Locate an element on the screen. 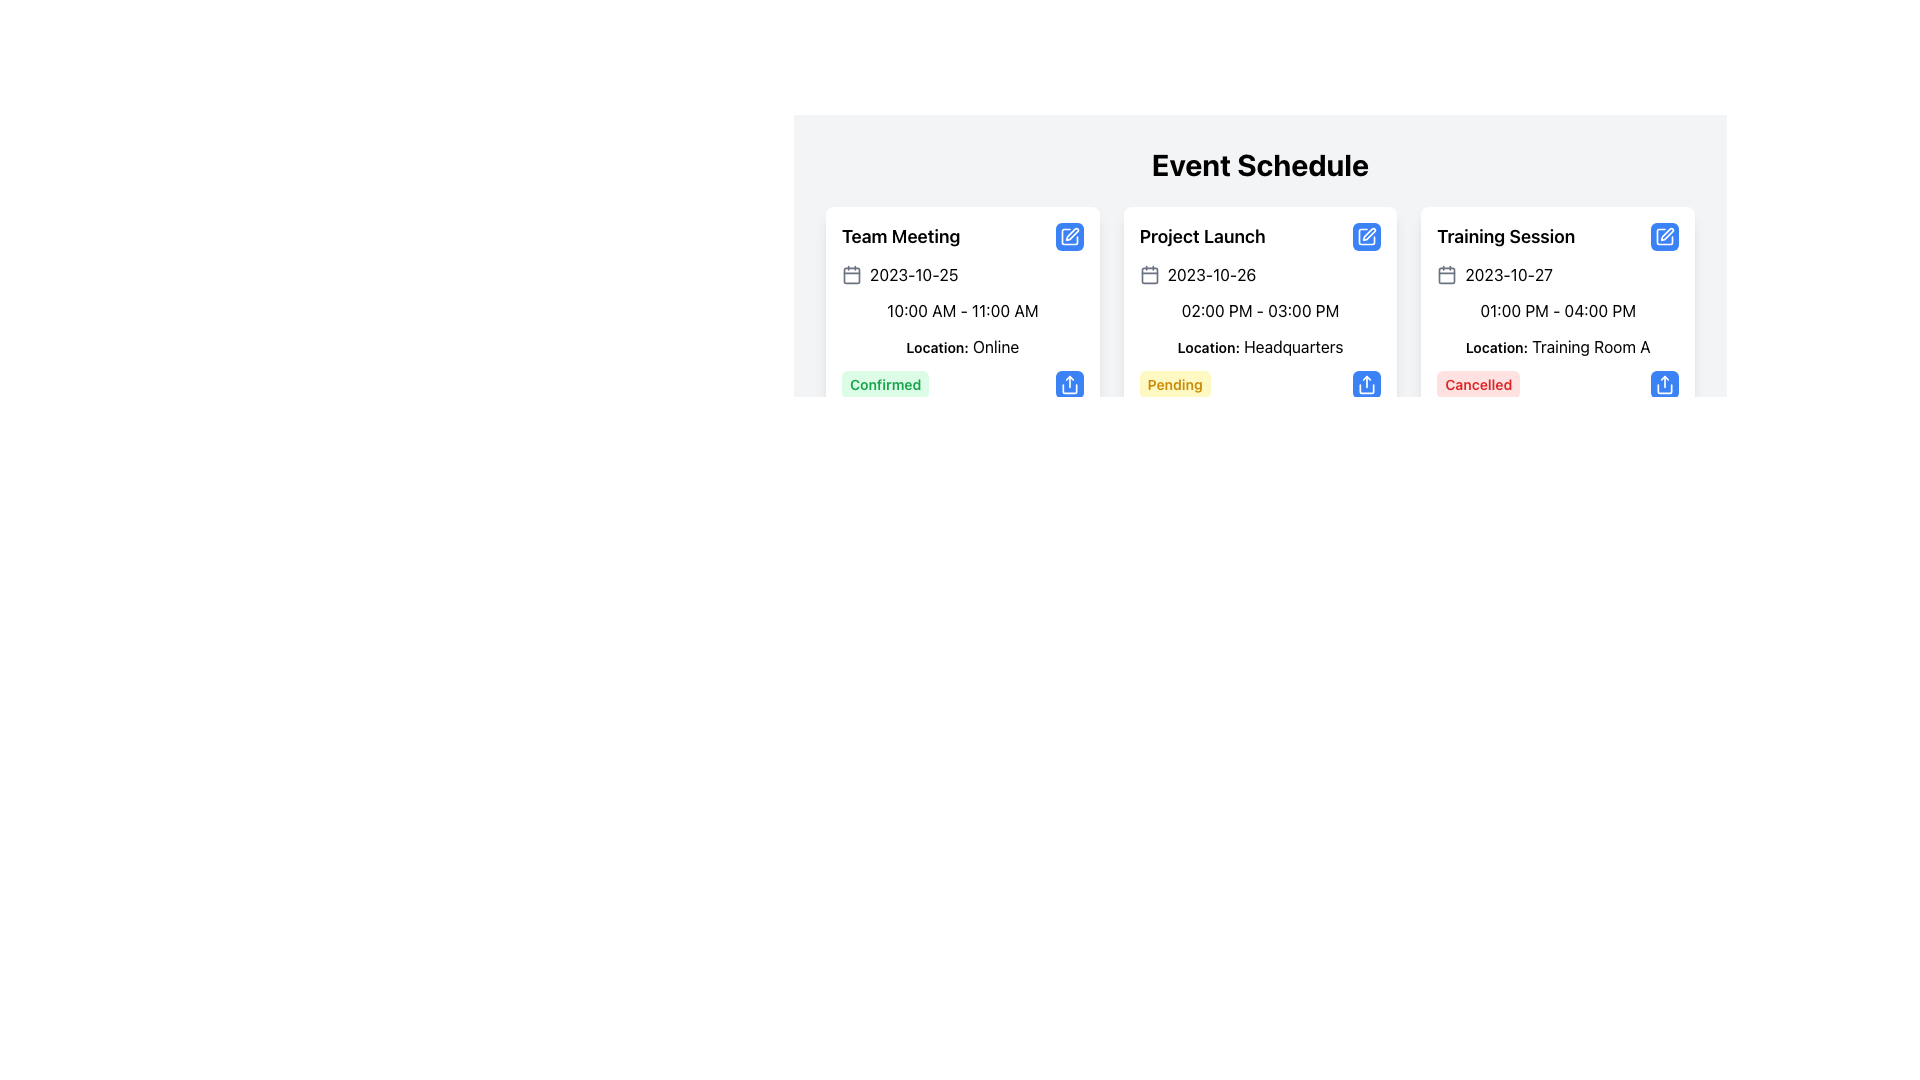  the text label that serves as a heading with the title 'Project Launch', which is located within a card that contains event details is located at coordinates (1201, 235).